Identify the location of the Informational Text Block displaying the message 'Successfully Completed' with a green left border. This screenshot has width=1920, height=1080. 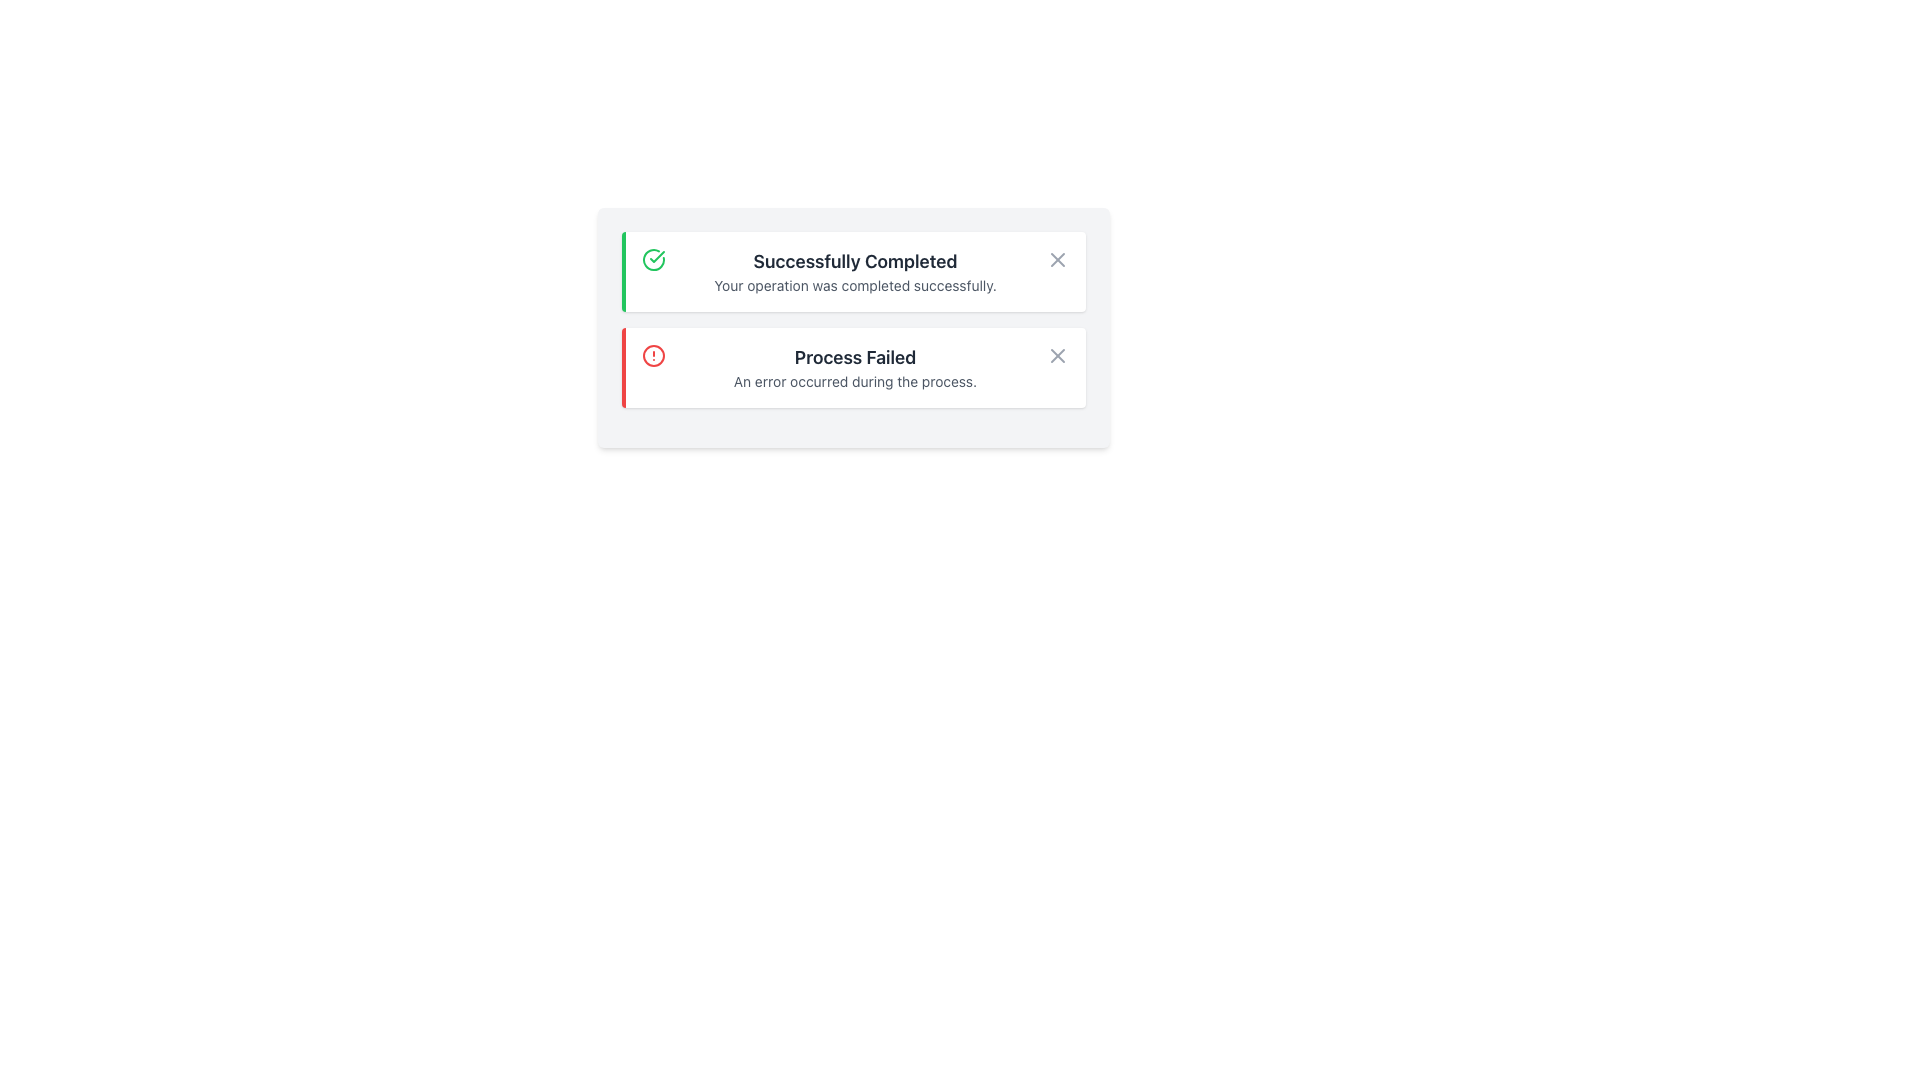
(855, 272).